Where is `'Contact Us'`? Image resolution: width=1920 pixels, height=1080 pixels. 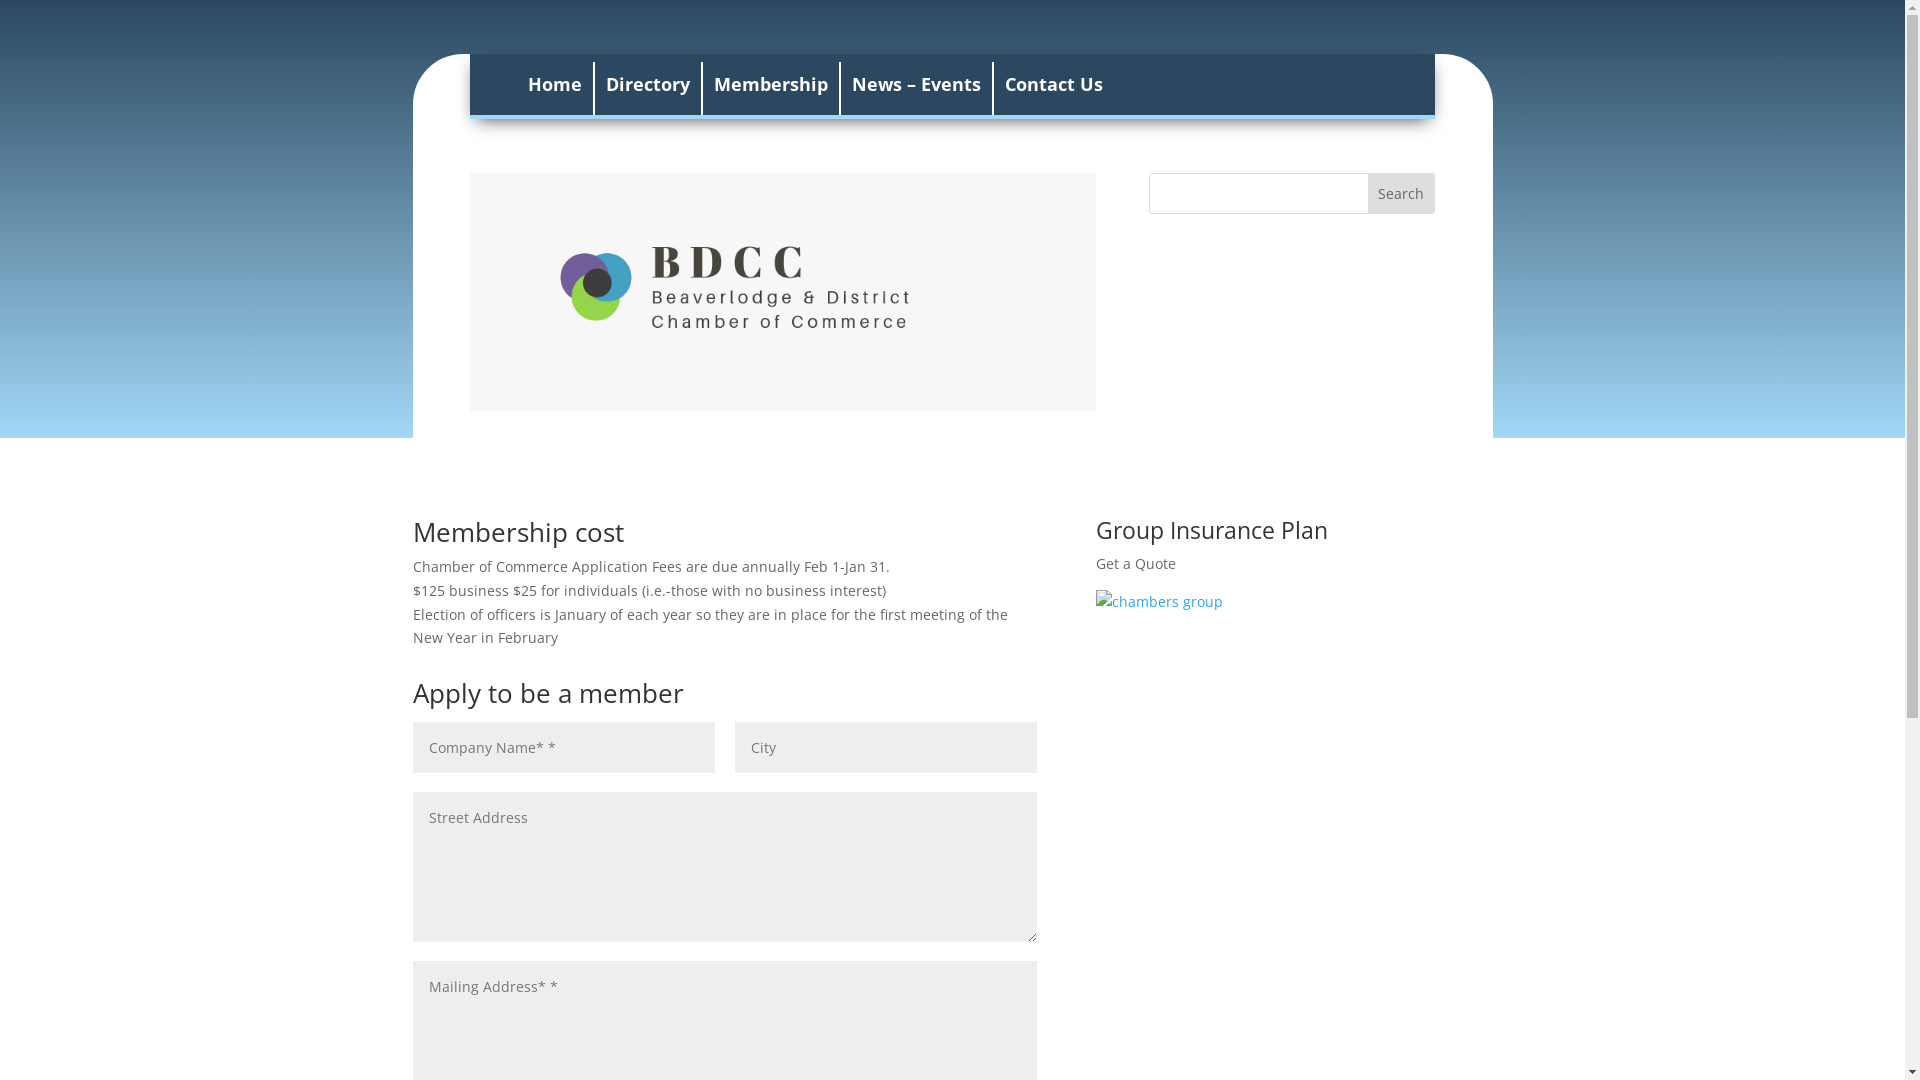 'Contact Us' is located at coordinates (1053, 87).